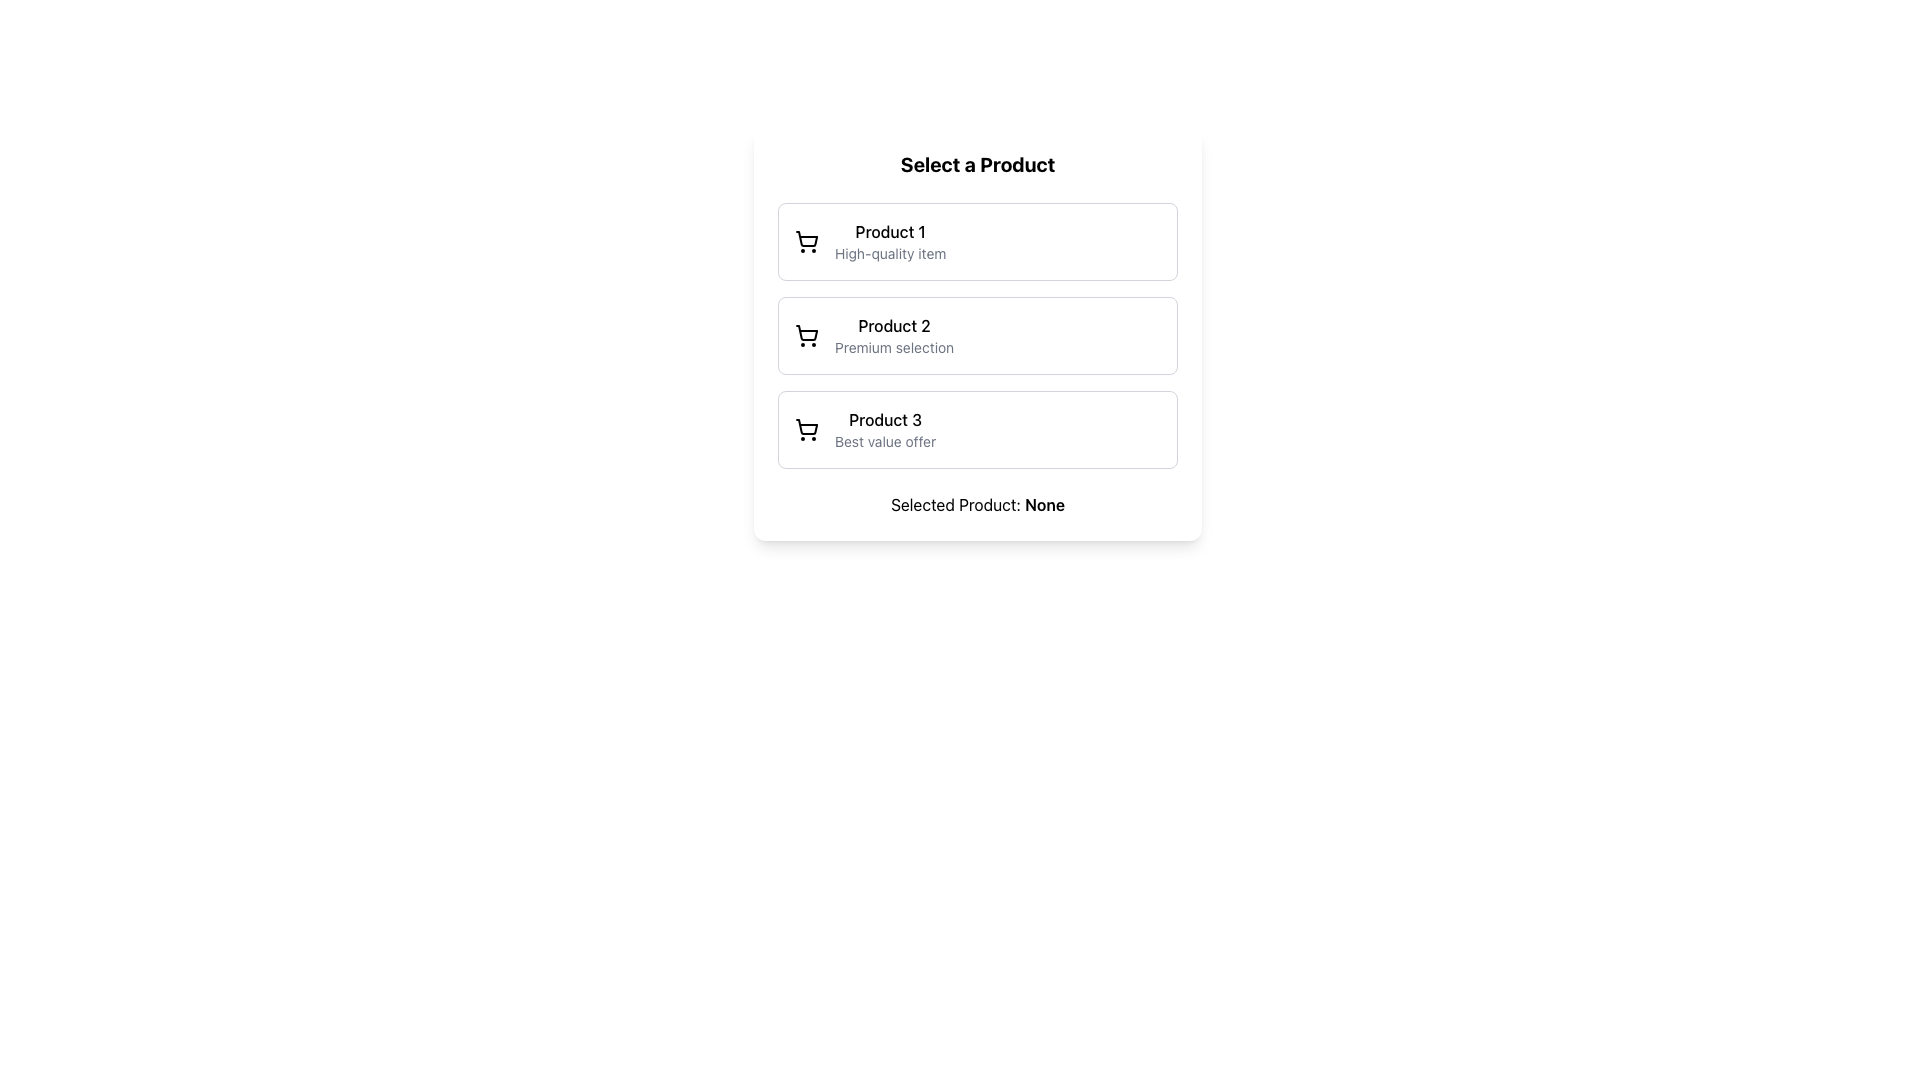 Image resolution: width=1920 pixels, height=1080 pixels. I want to click on the text label displaying 'Selected Product: None', which is styled with a bold font and located at the bottom of the product options list, so click(978, 504).